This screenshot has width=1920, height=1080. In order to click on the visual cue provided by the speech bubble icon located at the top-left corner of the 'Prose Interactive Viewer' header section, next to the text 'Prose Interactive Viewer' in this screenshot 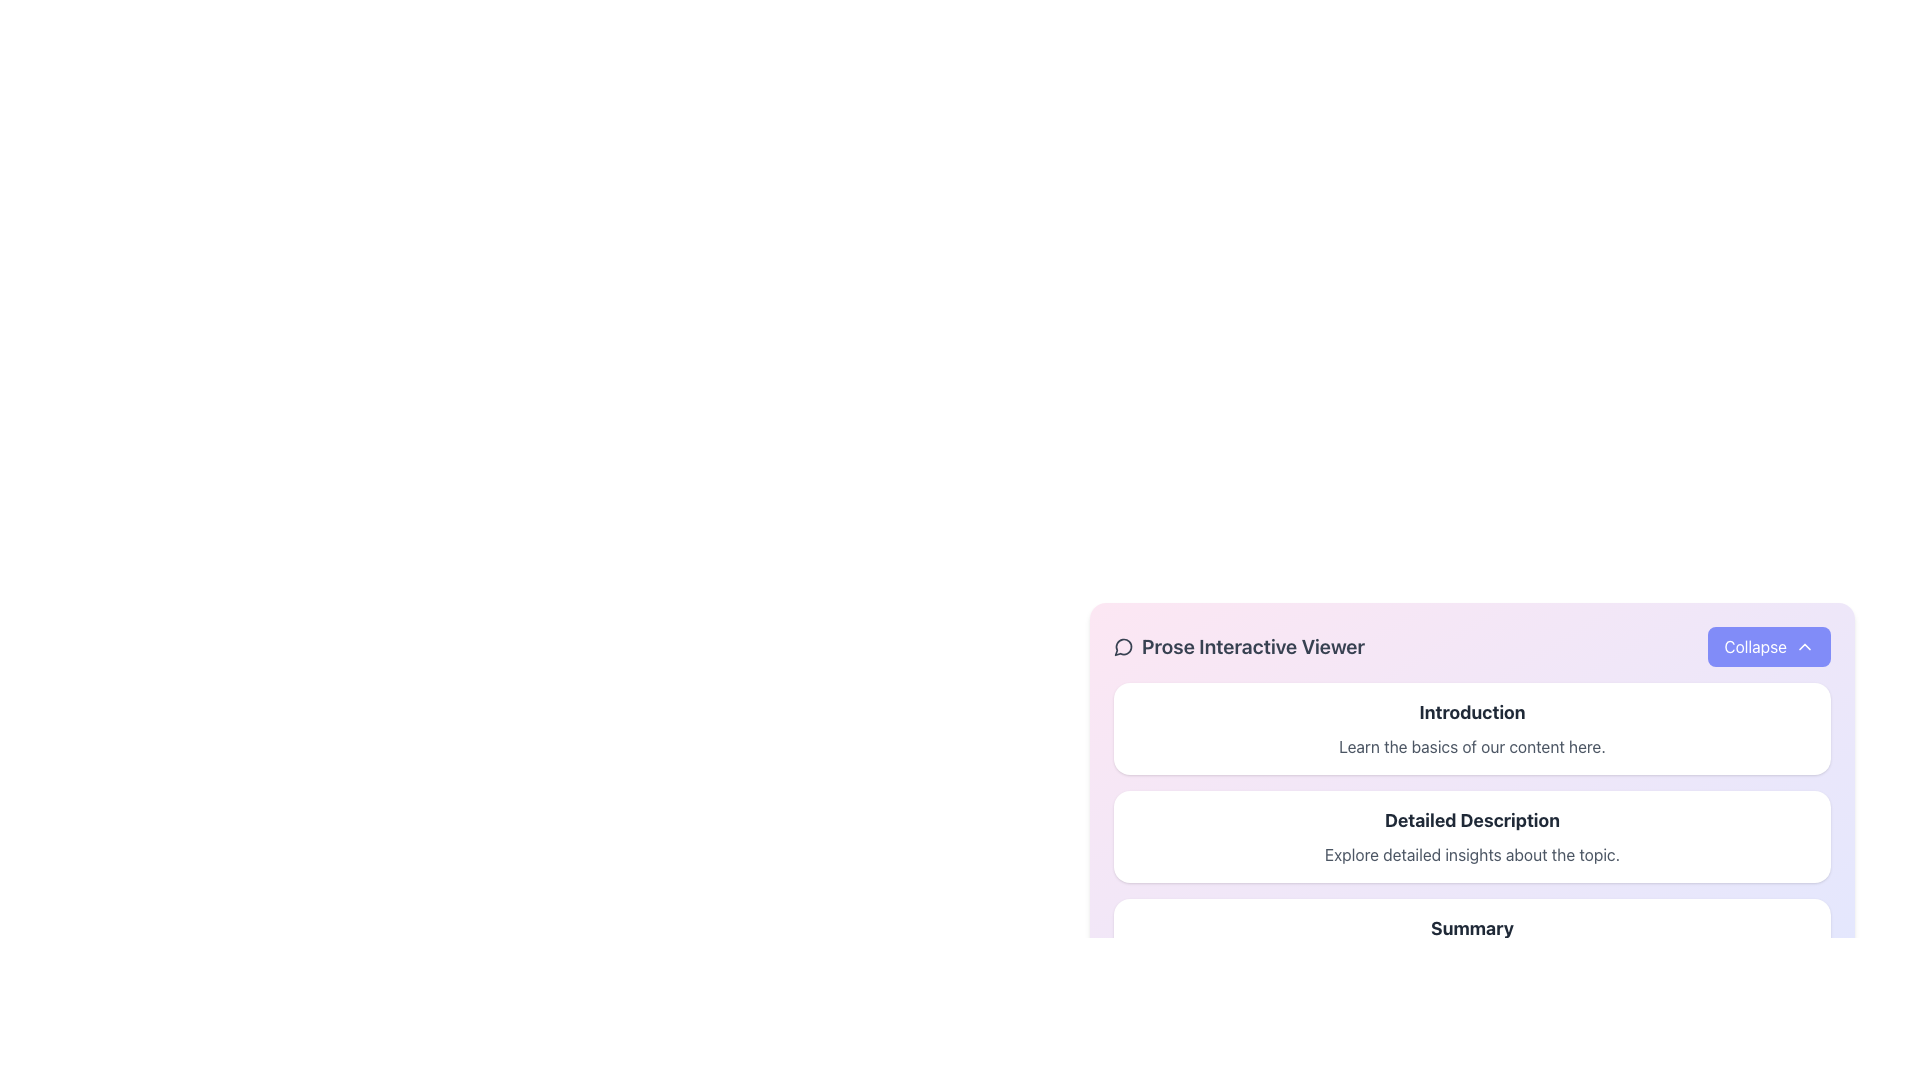, I will do `click(1123, 647)`.